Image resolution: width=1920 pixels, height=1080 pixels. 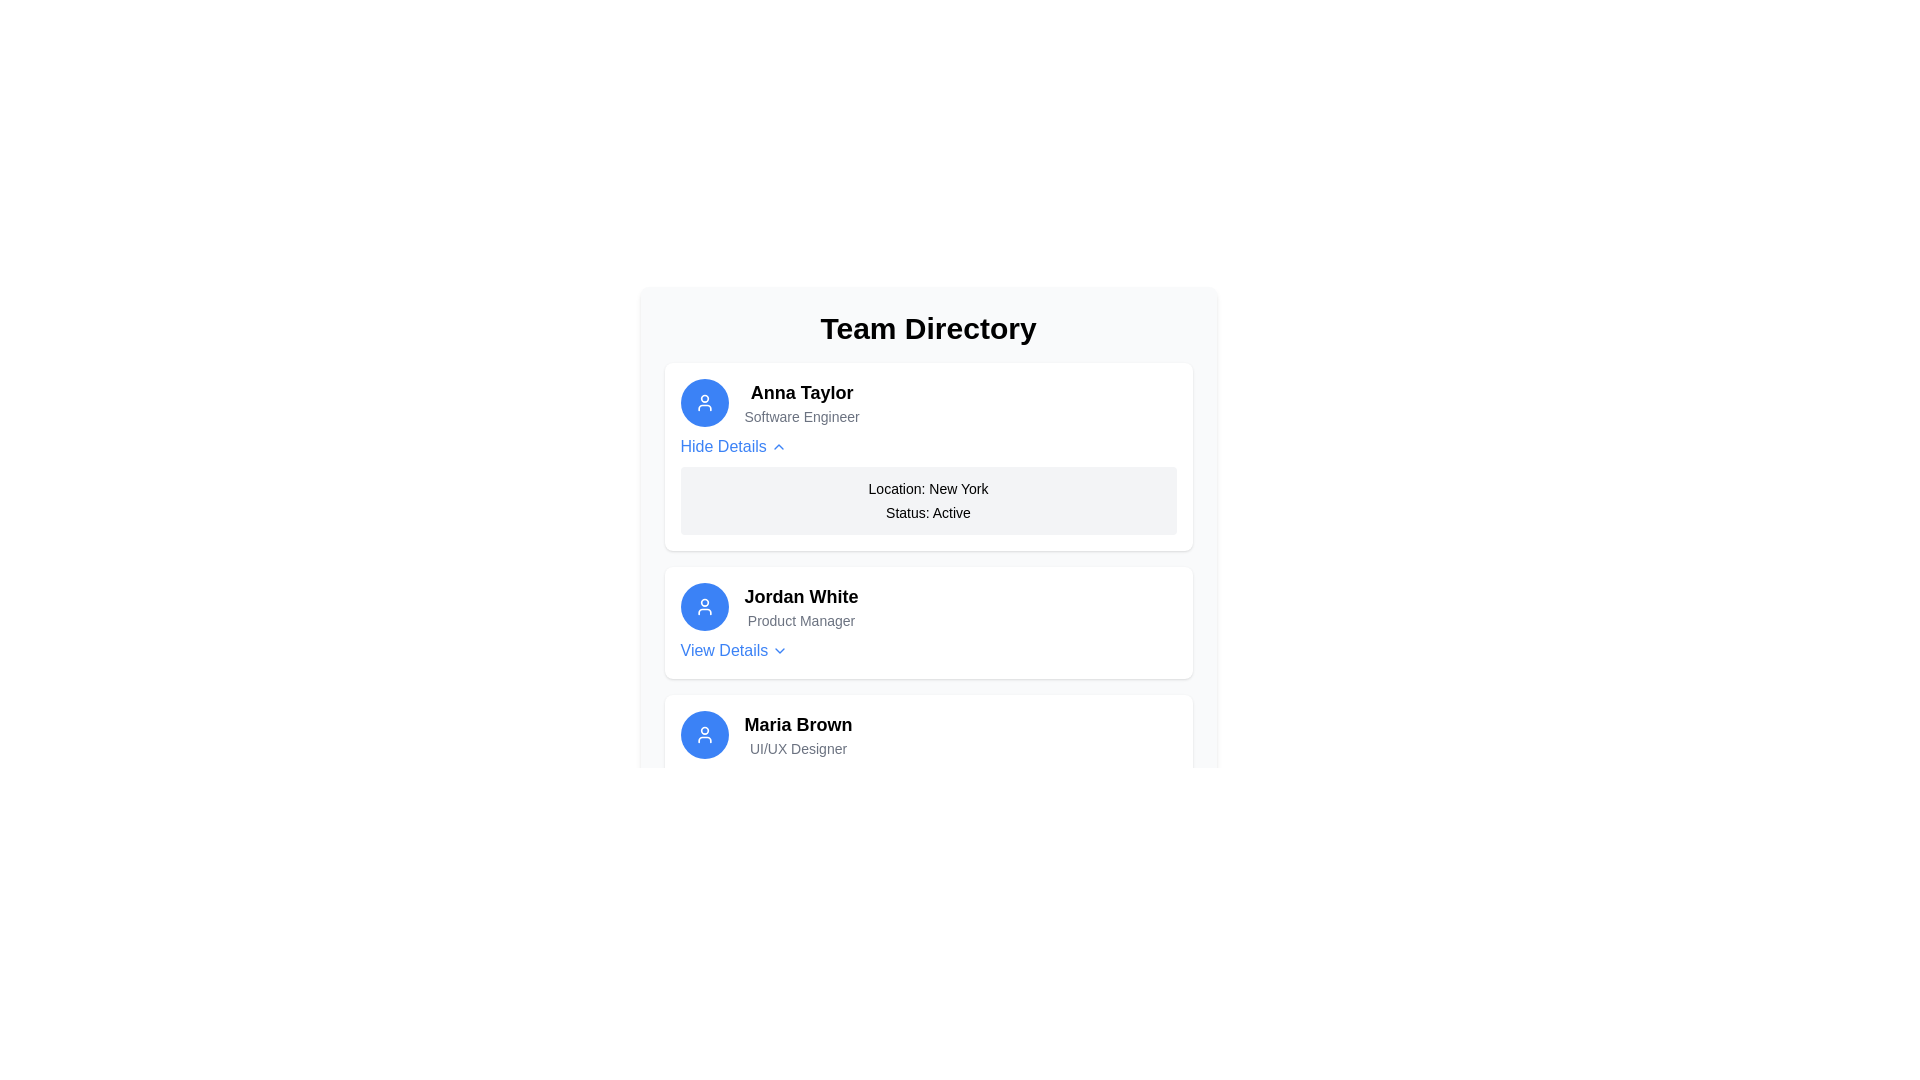 What do you see at coordinates (779, 651) in the screenshot?
I see `the Chevron icon (SVG graphic) next to 'View Details' for Jordan White` at bounding box center [779, 651].